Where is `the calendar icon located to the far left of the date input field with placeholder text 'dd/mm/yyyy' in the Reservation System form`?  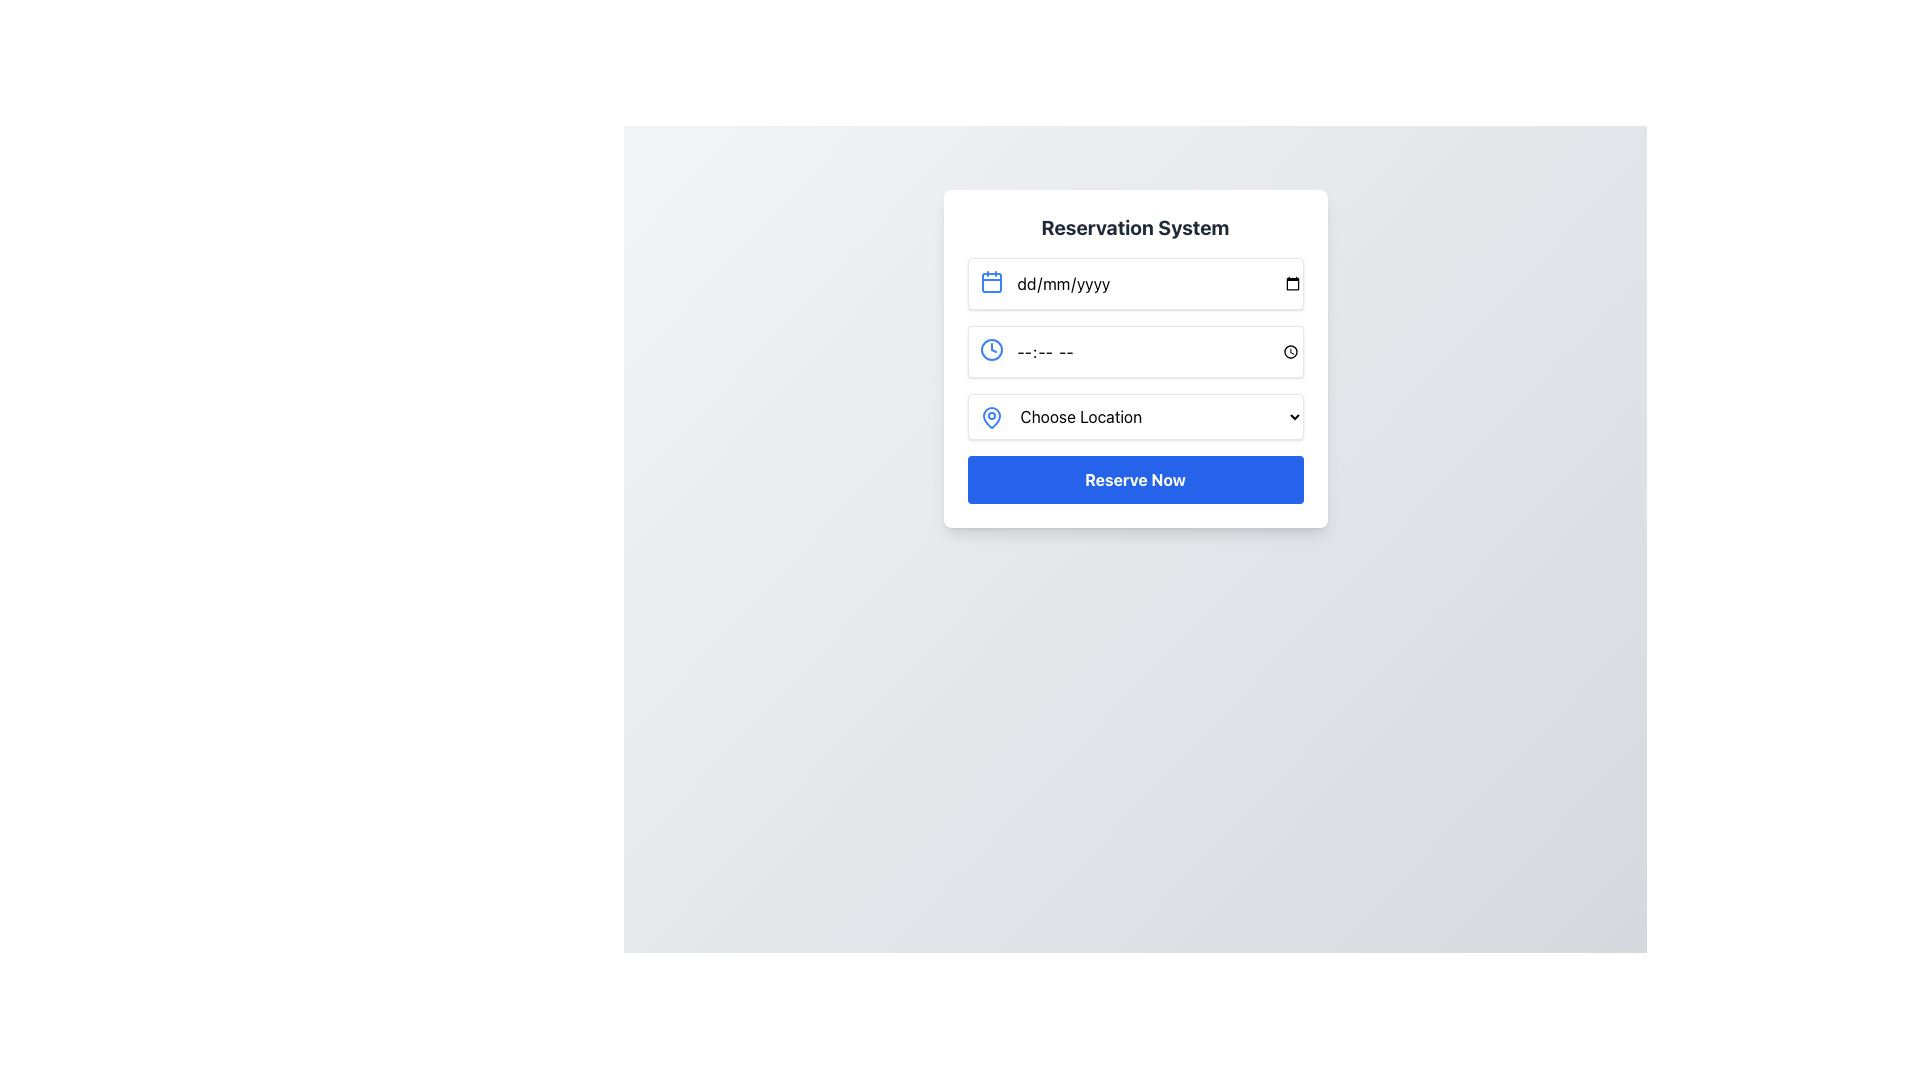
the calendar icon located to the far left of the date input field with placeholder text 'dd/mm/yyyy' in the Reservation System form is located at coordinates (991, 281).